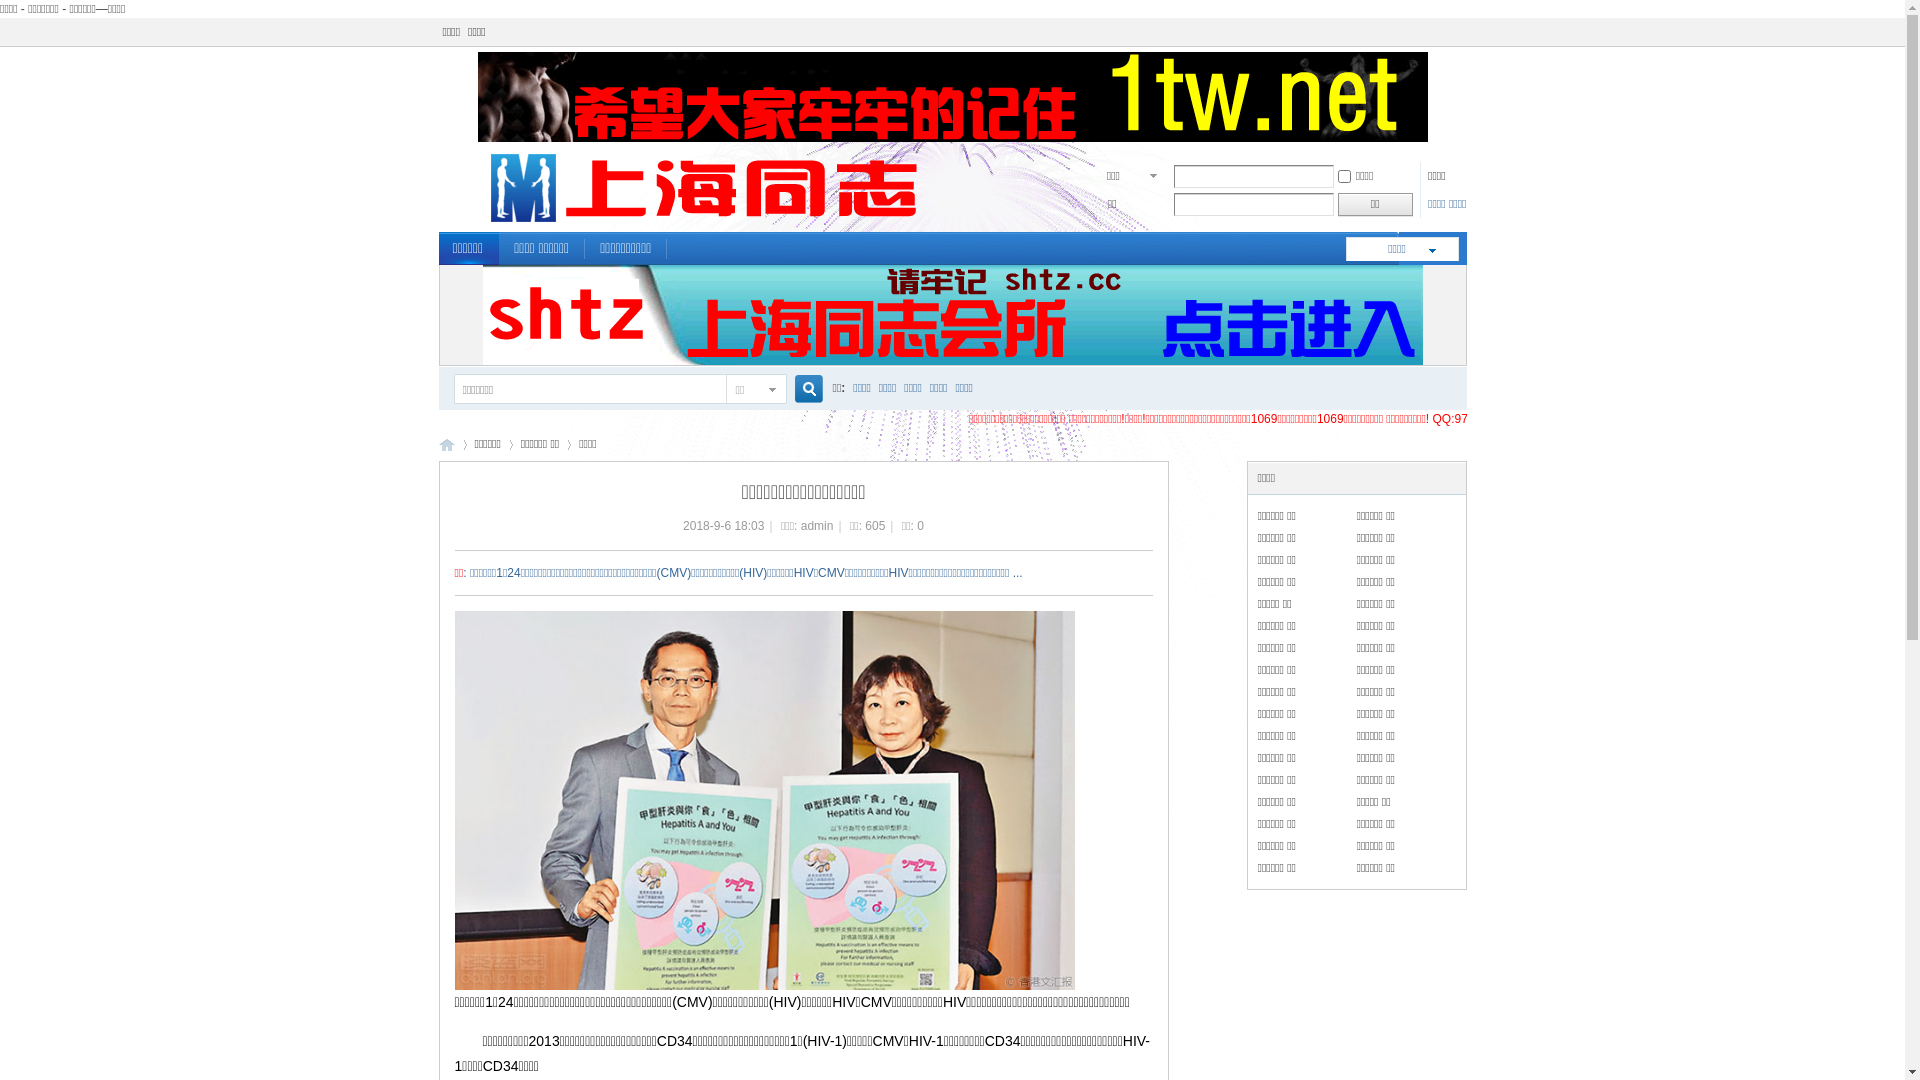 This screenshot has width=1920, height=1080. I want to click on 'admin', so click(817, 524).